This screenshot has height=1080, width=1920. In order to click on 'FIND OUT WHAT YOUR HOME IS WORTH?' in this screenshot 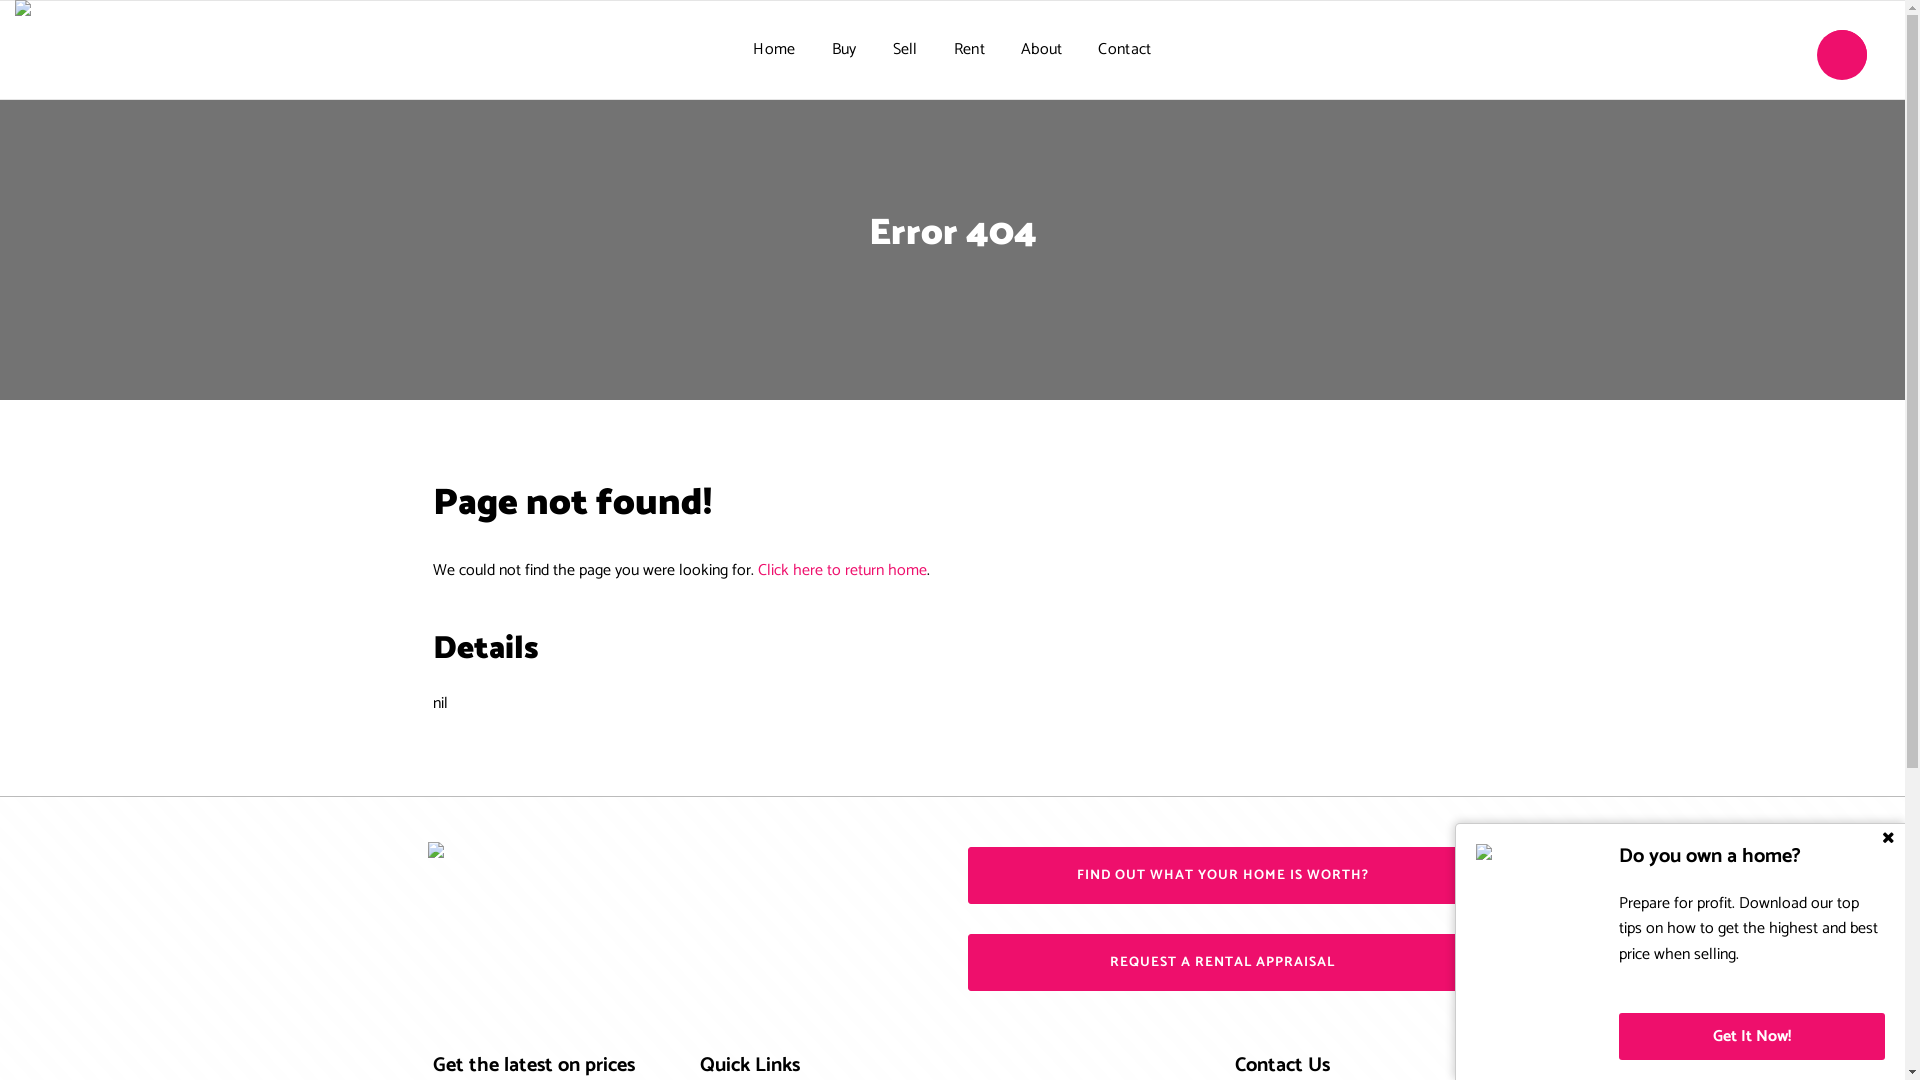, I will do `click(1222, 874)`.